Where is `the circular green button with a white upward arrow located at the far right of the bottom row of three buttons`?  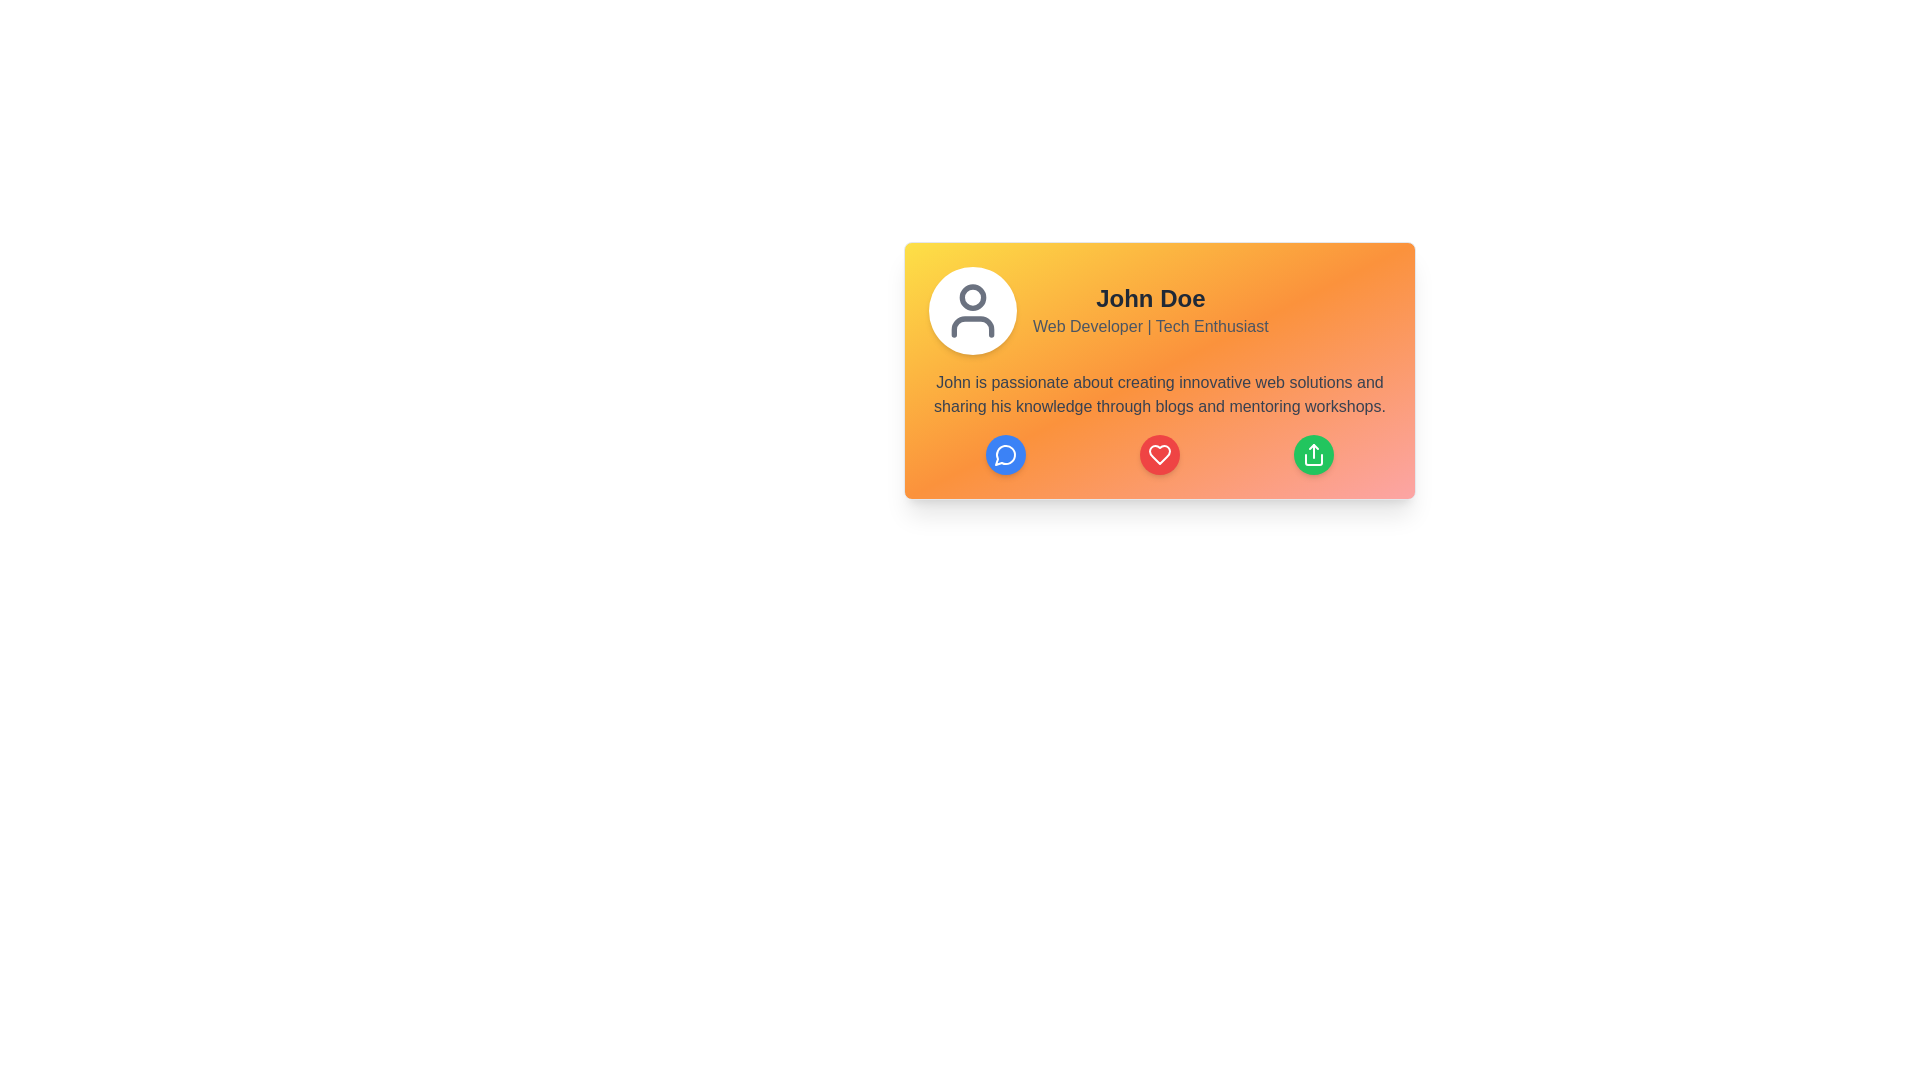 the circular green button with a white upward arrow located at the far right of the bottom row of three buttons is located at coordinates (1314, 455).